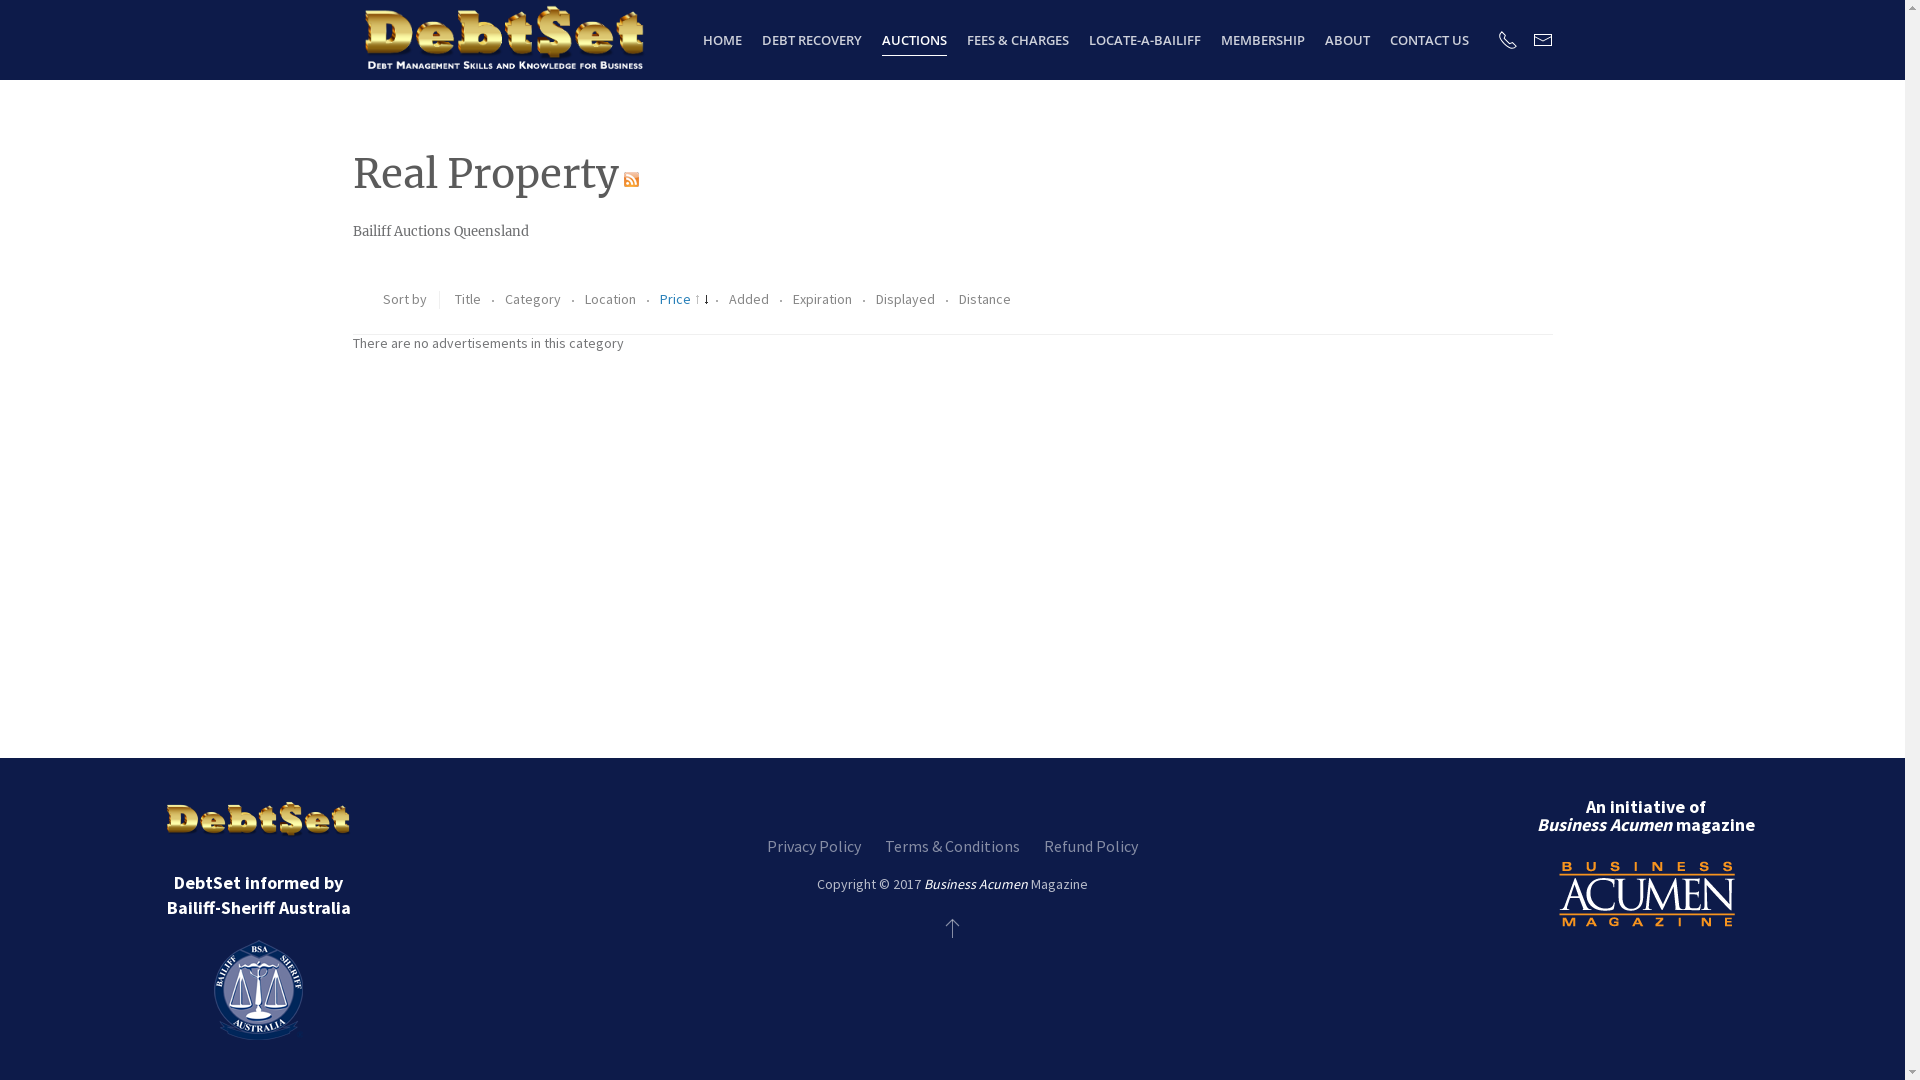 This screenshot has width=1920, height=1080. Describe the element at coordinates (814, 845) in the screenshot. I see `'Privacy Policy'` at that location.